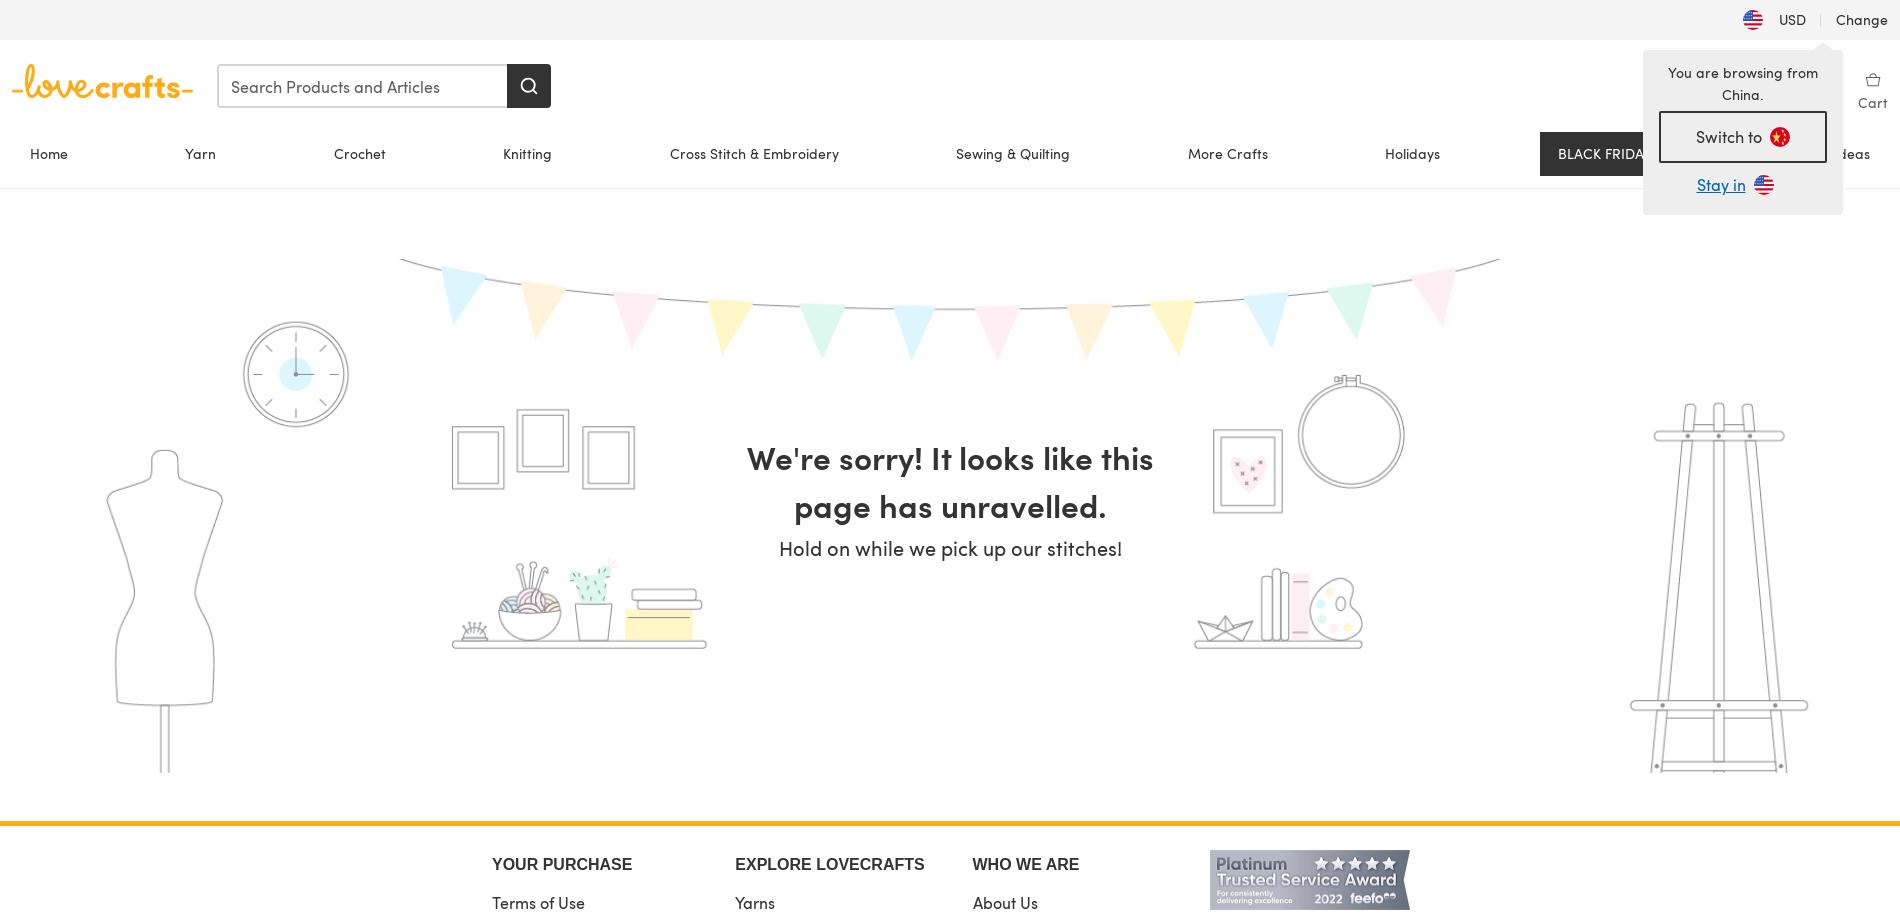 The width and height of the screenshot is (1900, 918). I want to click on 'Change', so click(1830, 19).